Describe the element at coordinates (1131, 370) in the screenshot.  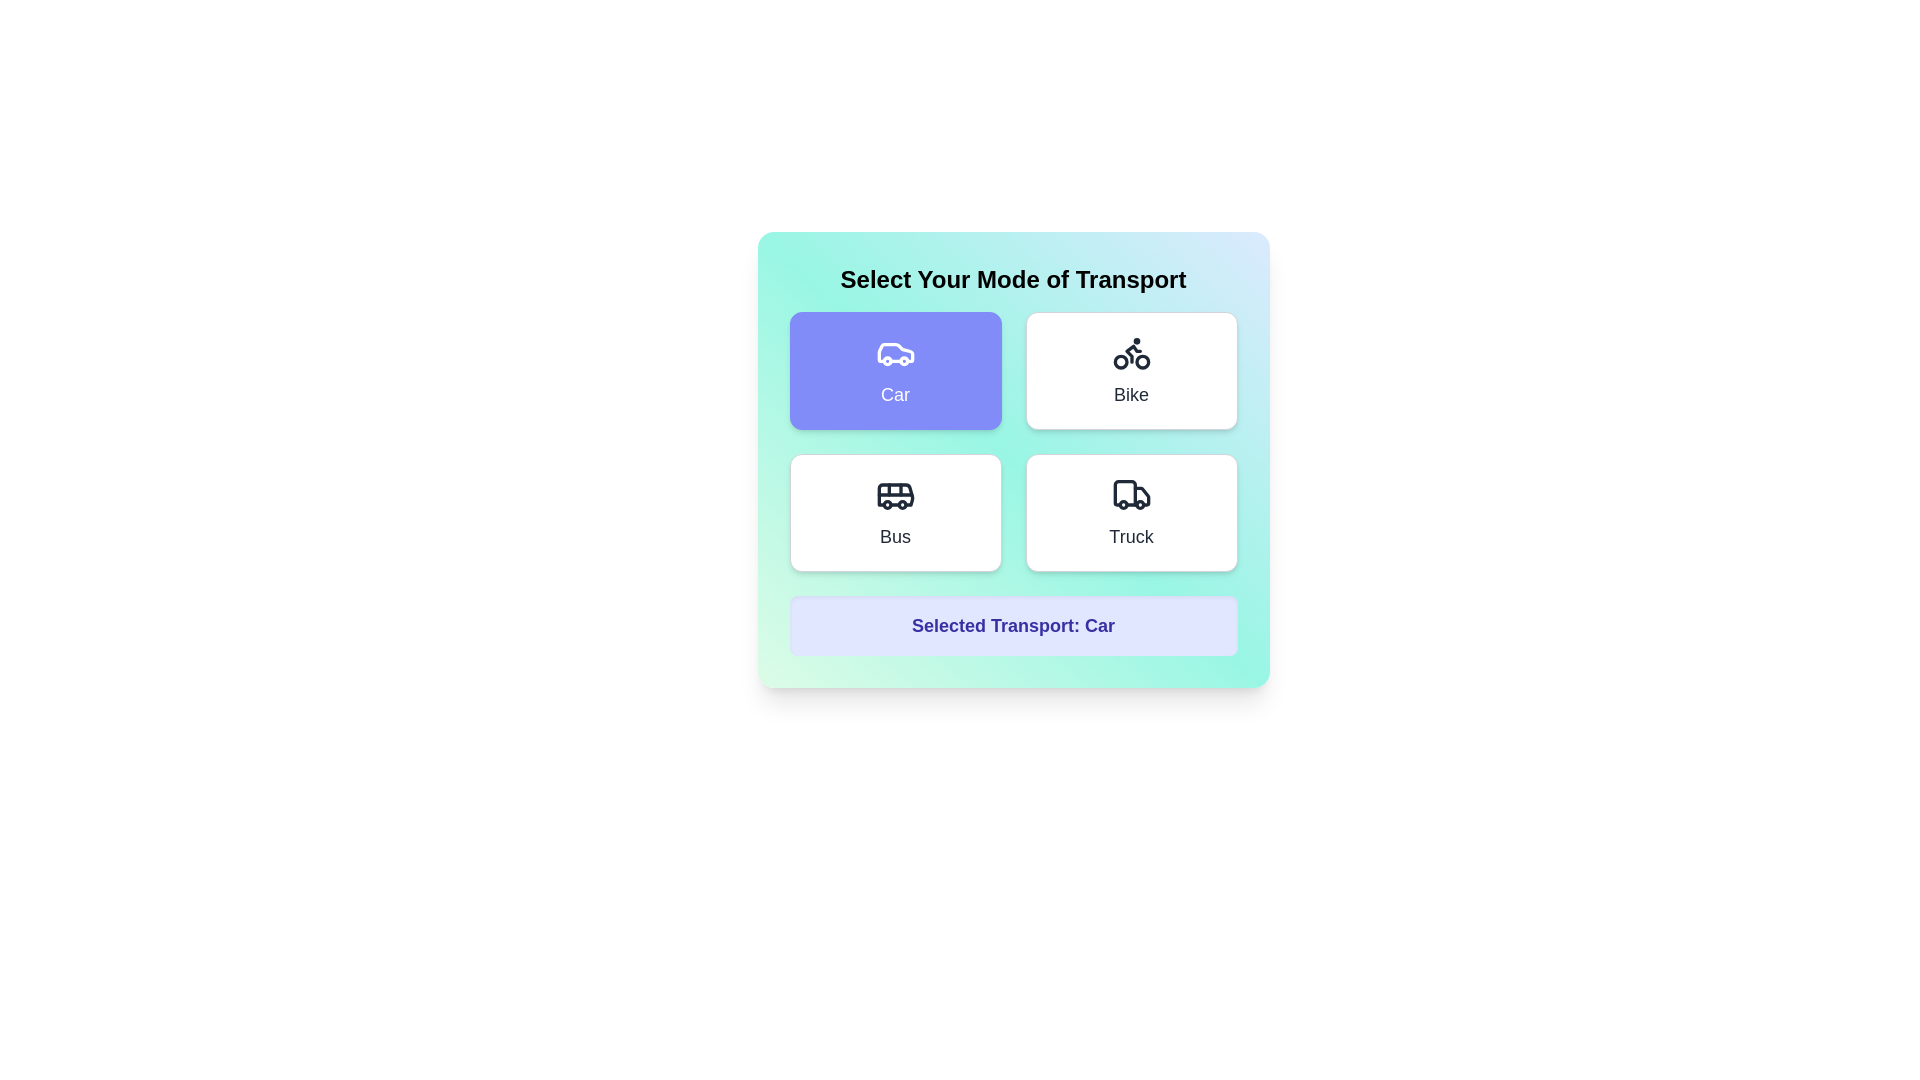
I see `the transport mode Bike` at that location.